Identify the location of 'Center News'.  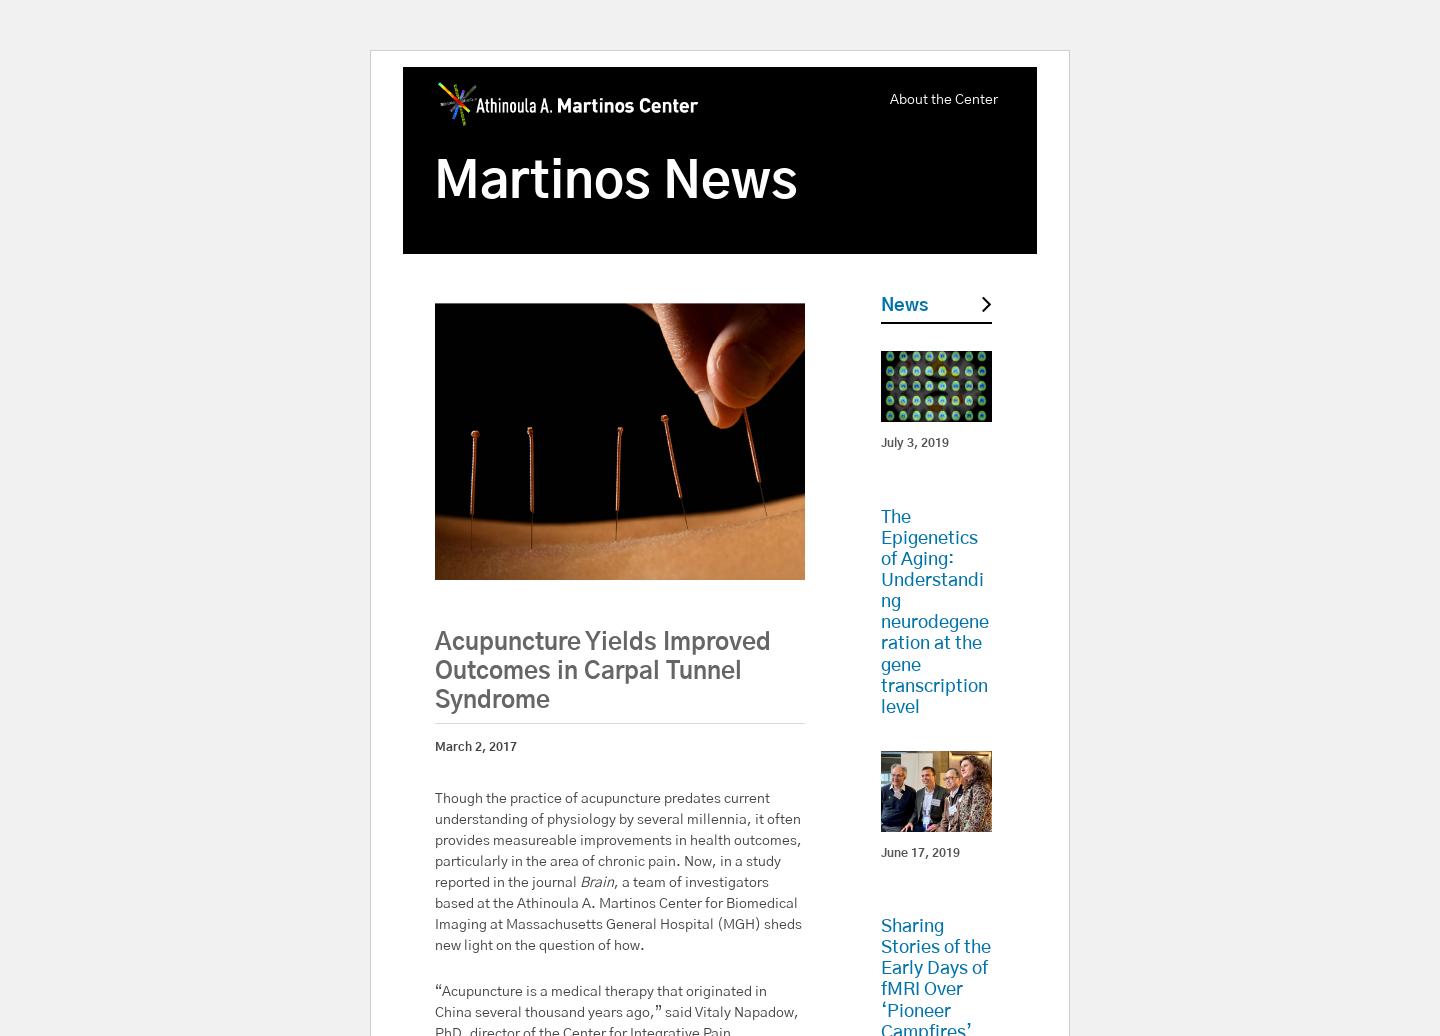
(917, 883).